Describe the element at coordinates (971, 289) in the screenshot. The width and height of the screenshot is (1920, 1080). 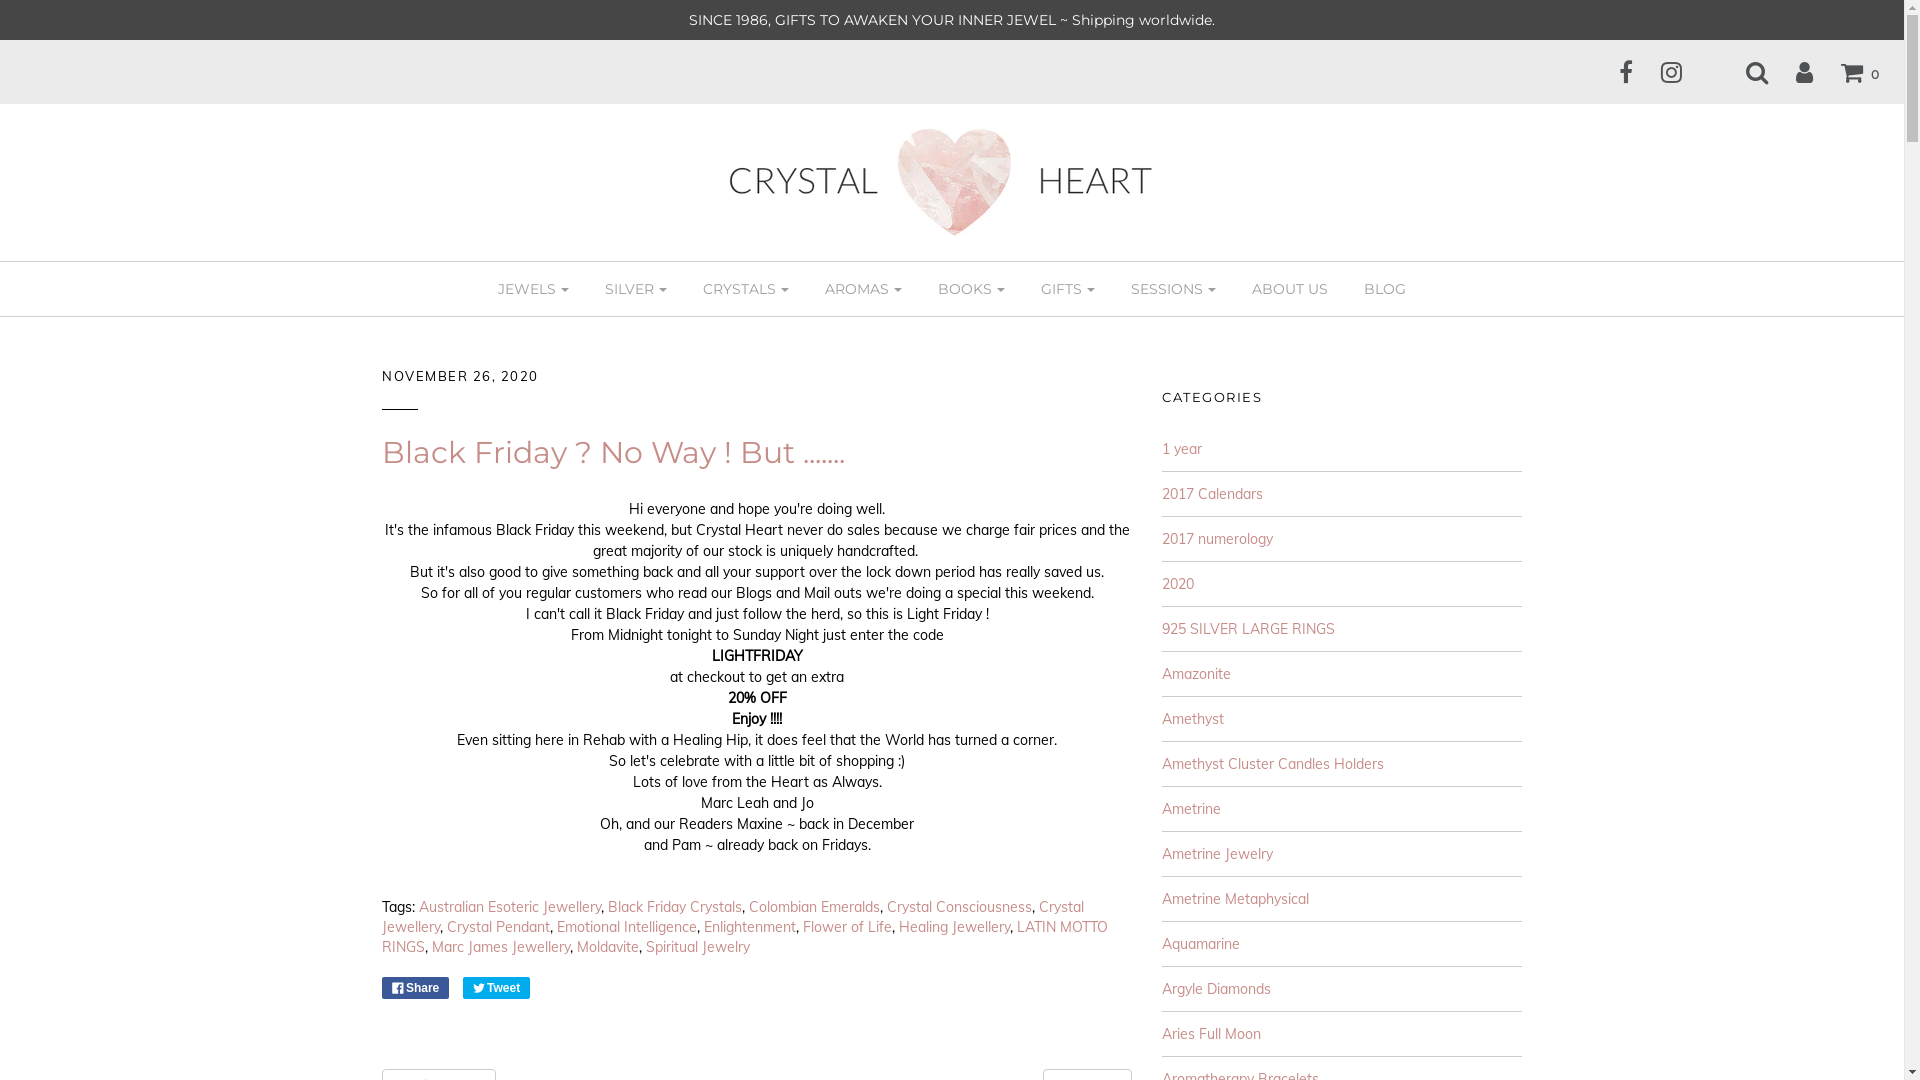
I see `'BOOKS'` at that location.